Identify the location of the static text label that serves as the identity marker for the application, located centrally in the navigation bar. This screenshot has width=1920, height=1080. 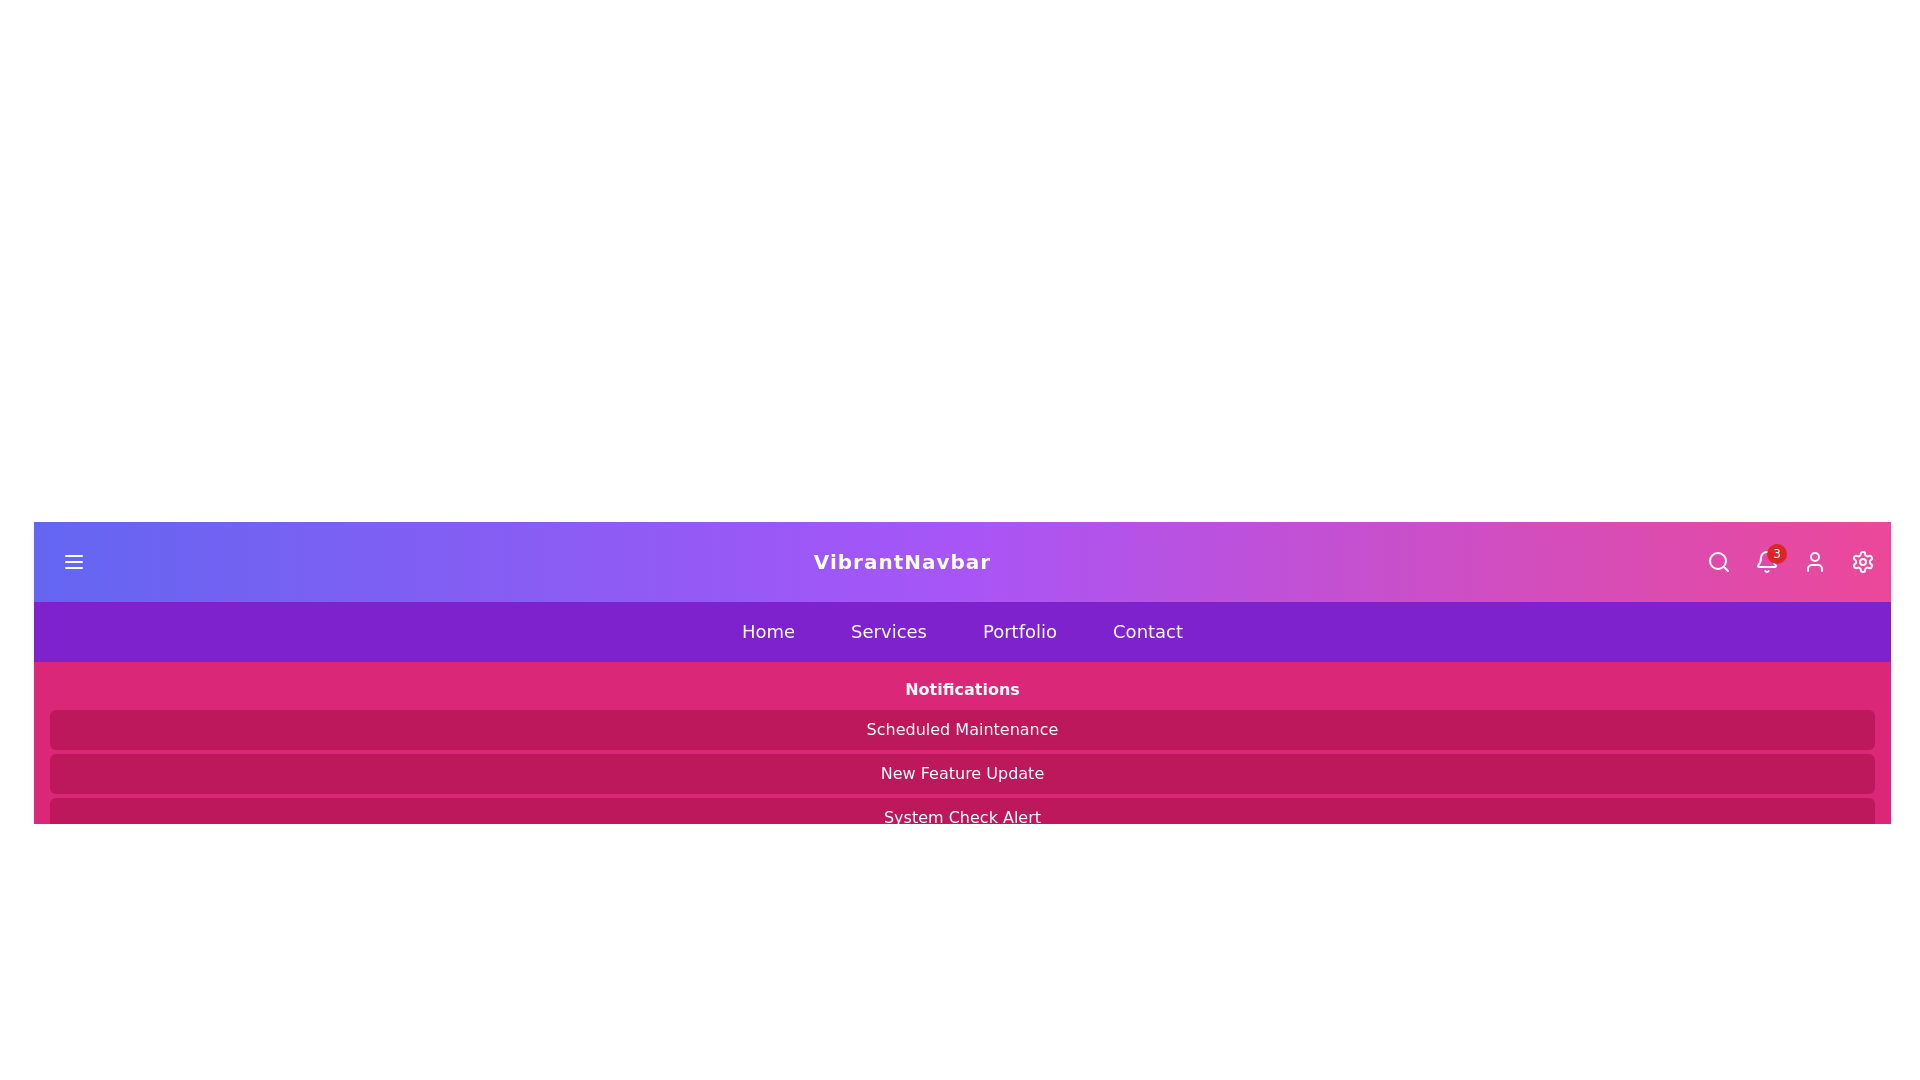
(901, 562).